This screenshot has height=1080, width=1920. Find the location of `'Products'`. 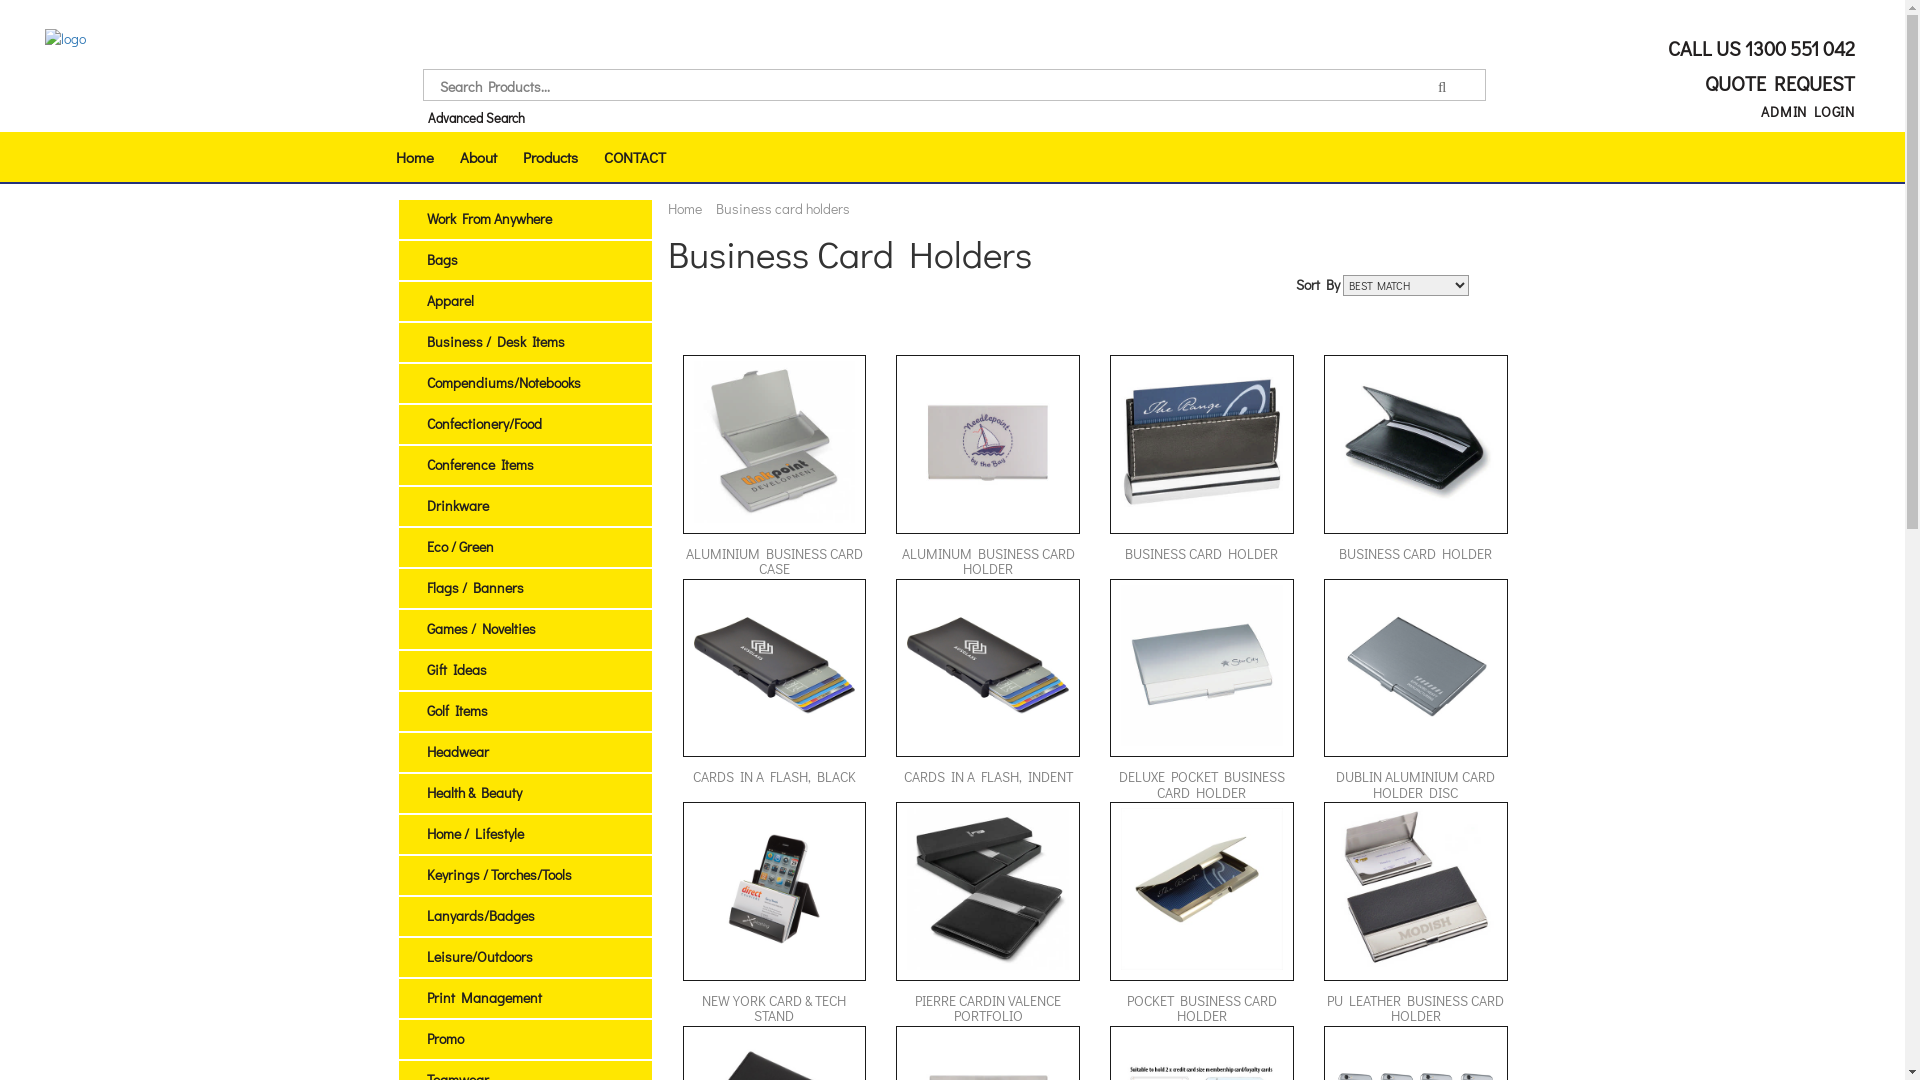

'Products' is located at coordinates (550, 156).